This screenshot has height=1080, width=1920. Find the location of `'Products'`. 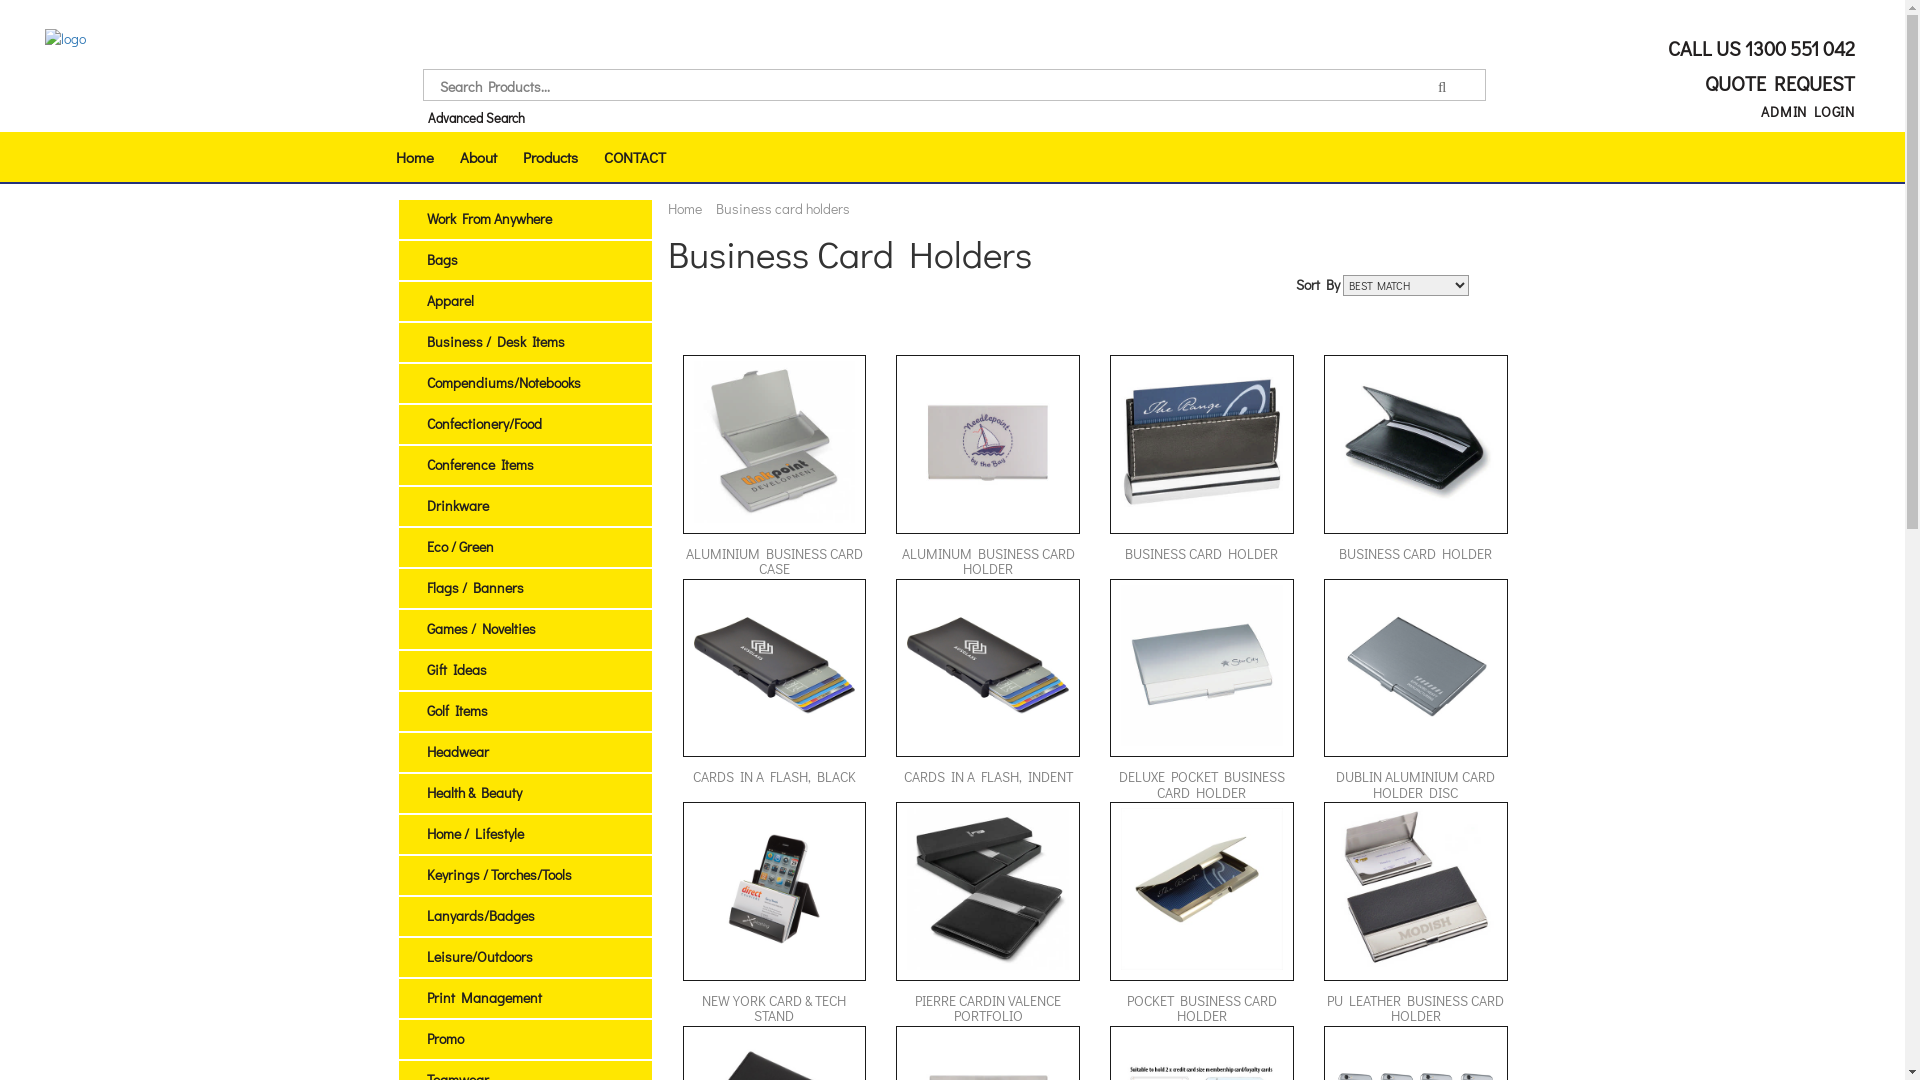

'Products' is located at coordinates (550, 156).